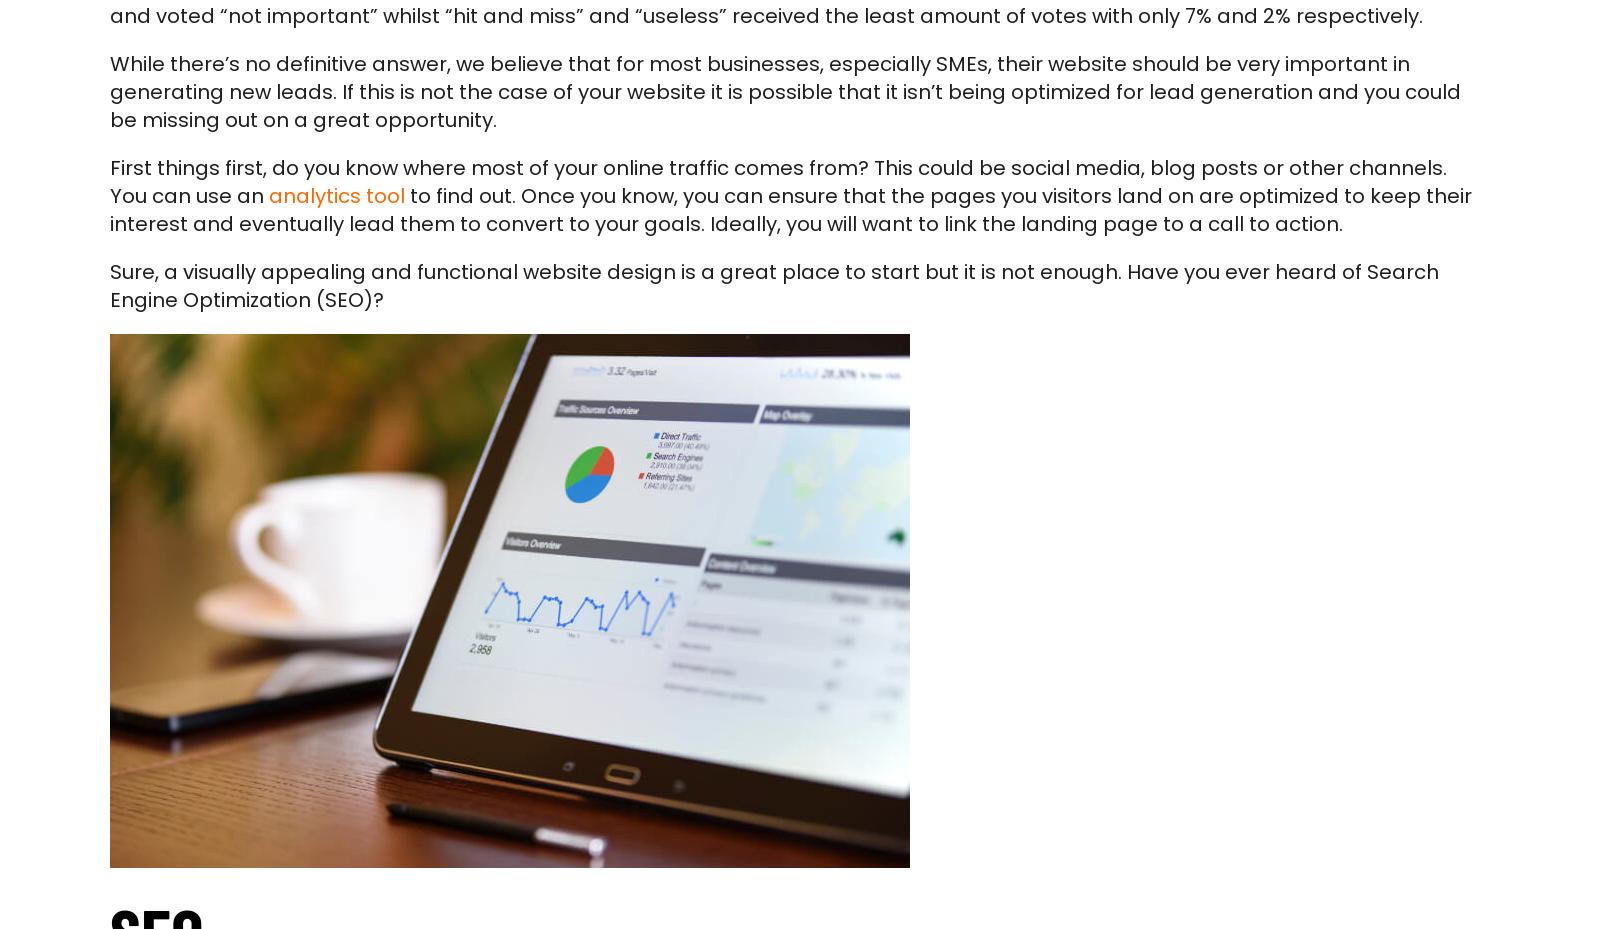 The width and height of the screenshot is (1600, 929). What do you see at coordinates (557, 344) in the screenshot?
I see `'If you’d like to discuss how your website can help generate leads then please feel free to'` at bounding box center [557, 344].